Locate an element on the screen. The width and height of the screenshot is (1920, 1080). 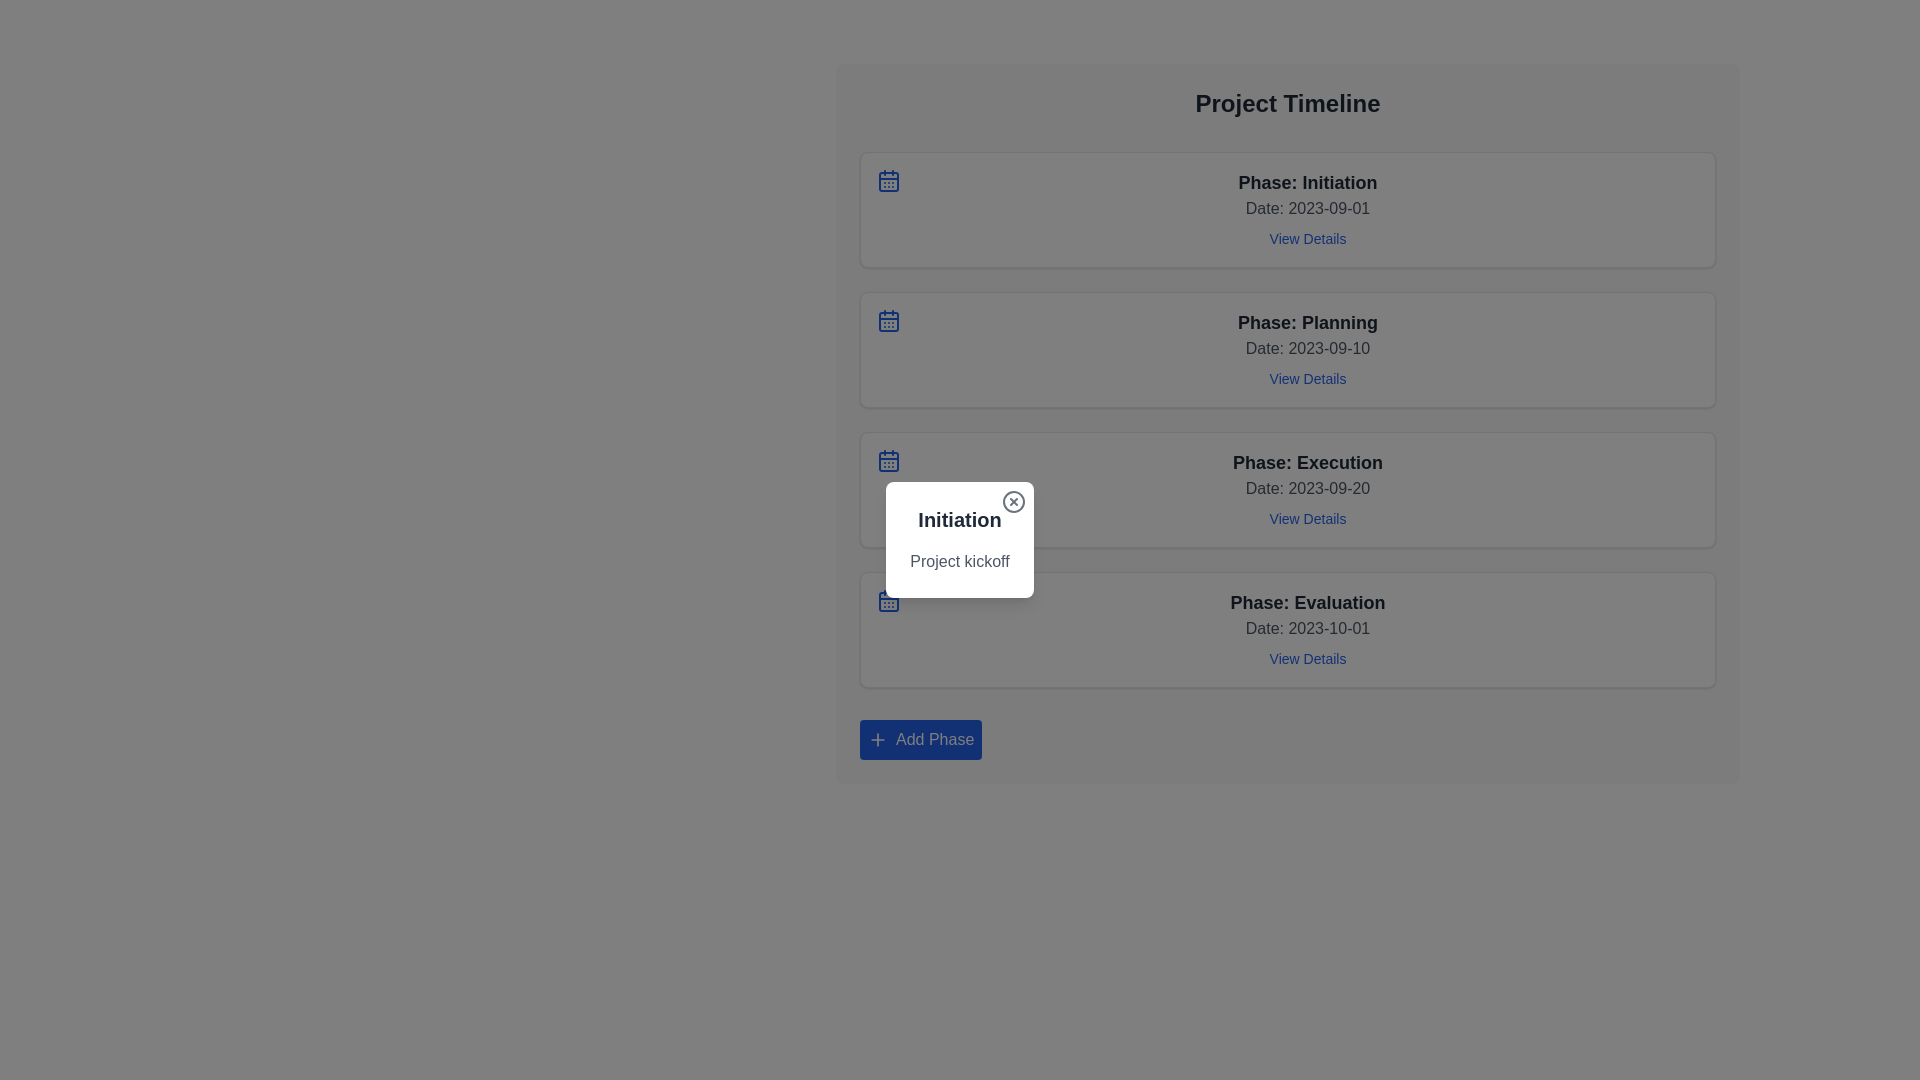
the calendar icon located in the top-left corner of the 'Phase: Initiation' card to visually indicate the date-related function is located at coordinates (887, 181).